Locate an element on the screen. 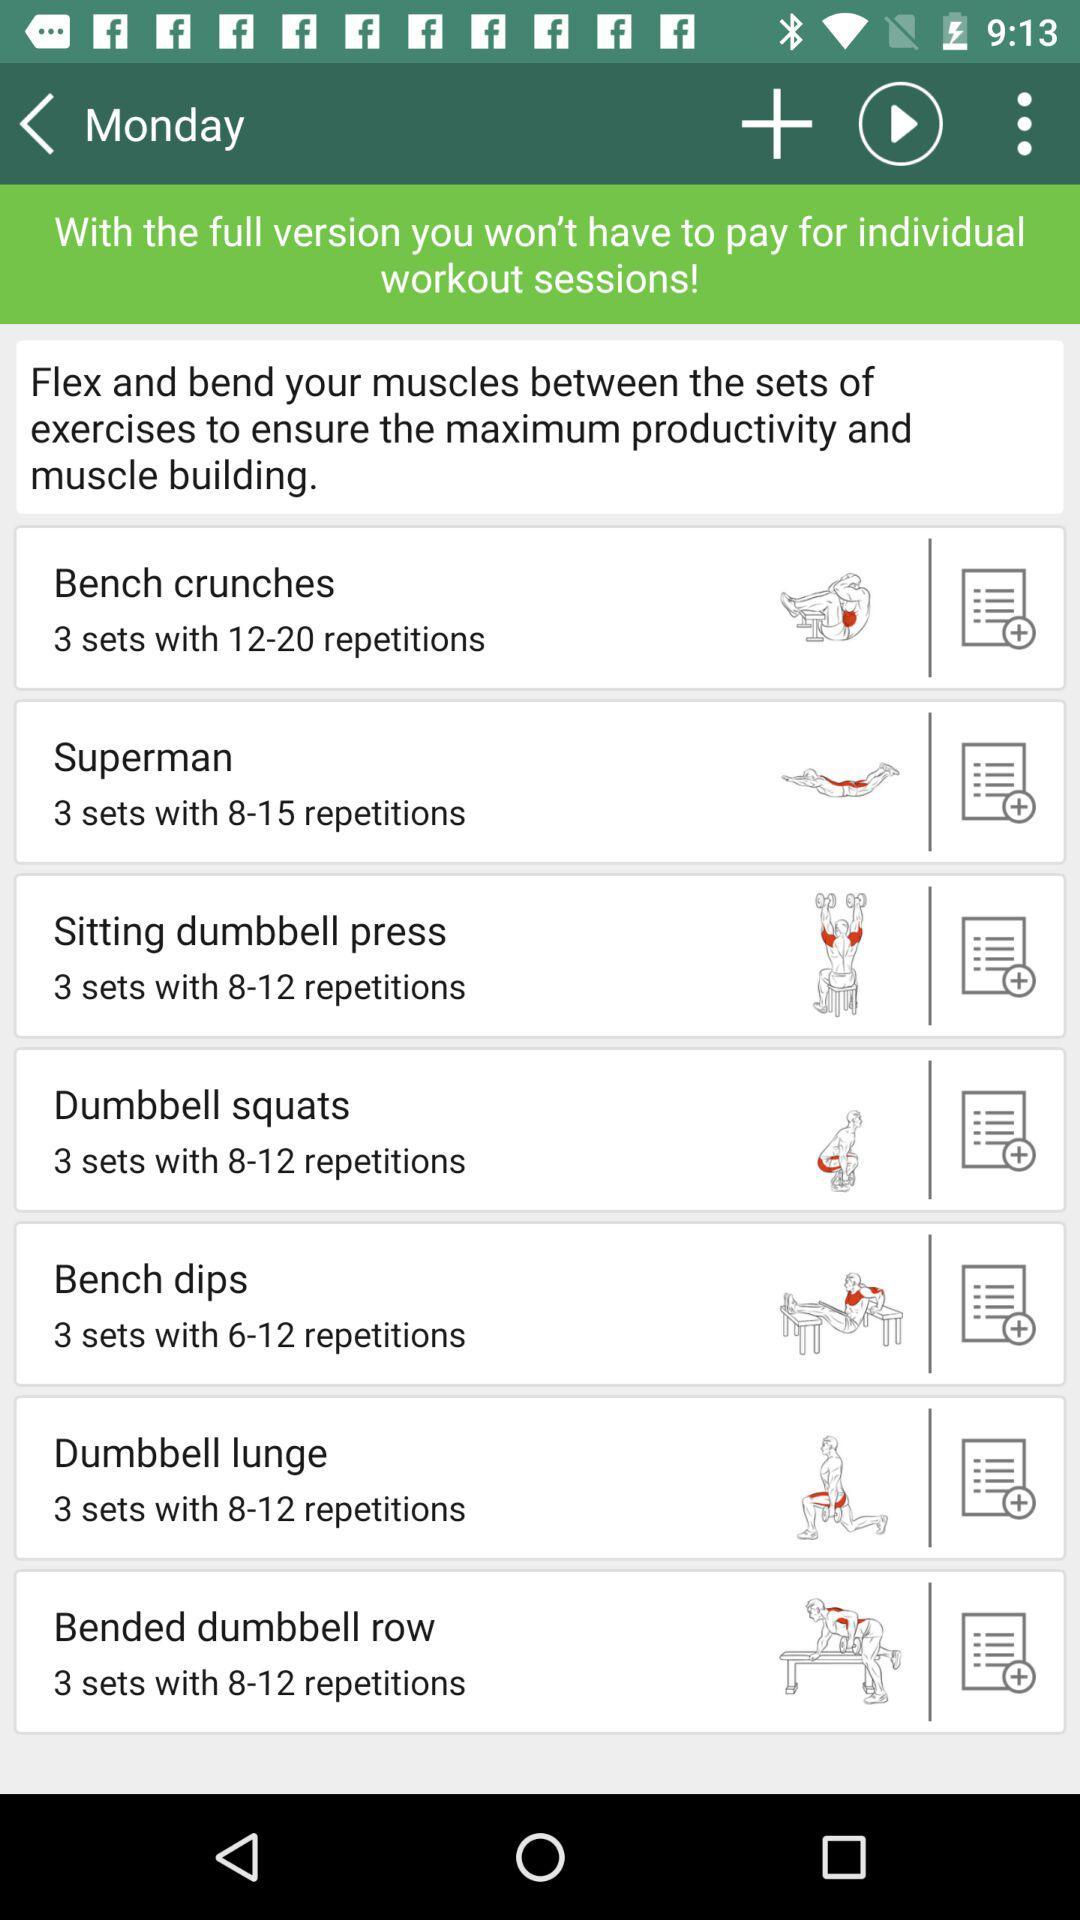  the add icon is located at coordinates (775, 122).